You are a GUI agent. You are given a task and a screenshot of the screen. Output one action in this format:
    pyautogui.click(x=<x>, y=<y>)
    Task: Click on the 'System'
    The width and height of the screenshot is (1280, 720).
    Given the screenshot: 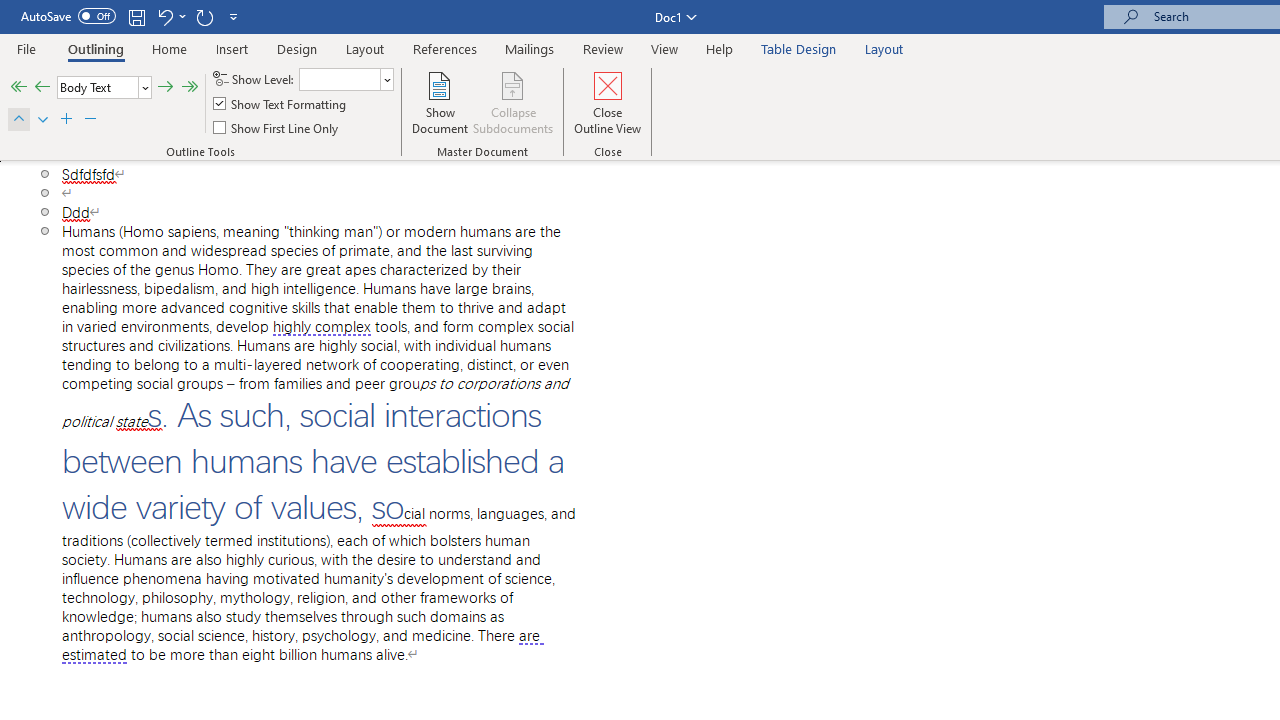 What is the action you would take?
    pyautogui.click(x=10, y=11)
    